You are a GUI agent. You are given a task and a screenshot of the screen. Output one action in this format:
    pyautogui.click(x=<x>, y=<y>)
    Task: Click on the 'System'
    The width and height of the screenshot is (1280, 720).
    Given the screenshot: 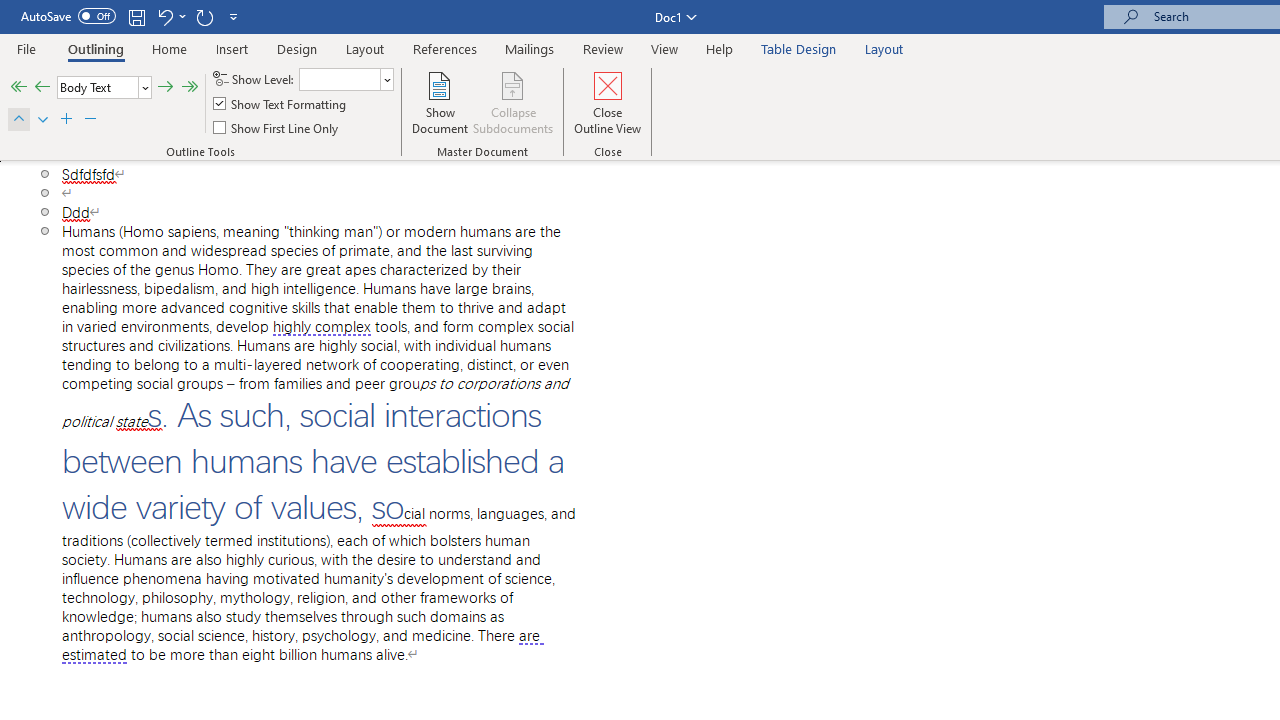 What is the action you would take?
    pyautogui.click(x=10, y=11)
    